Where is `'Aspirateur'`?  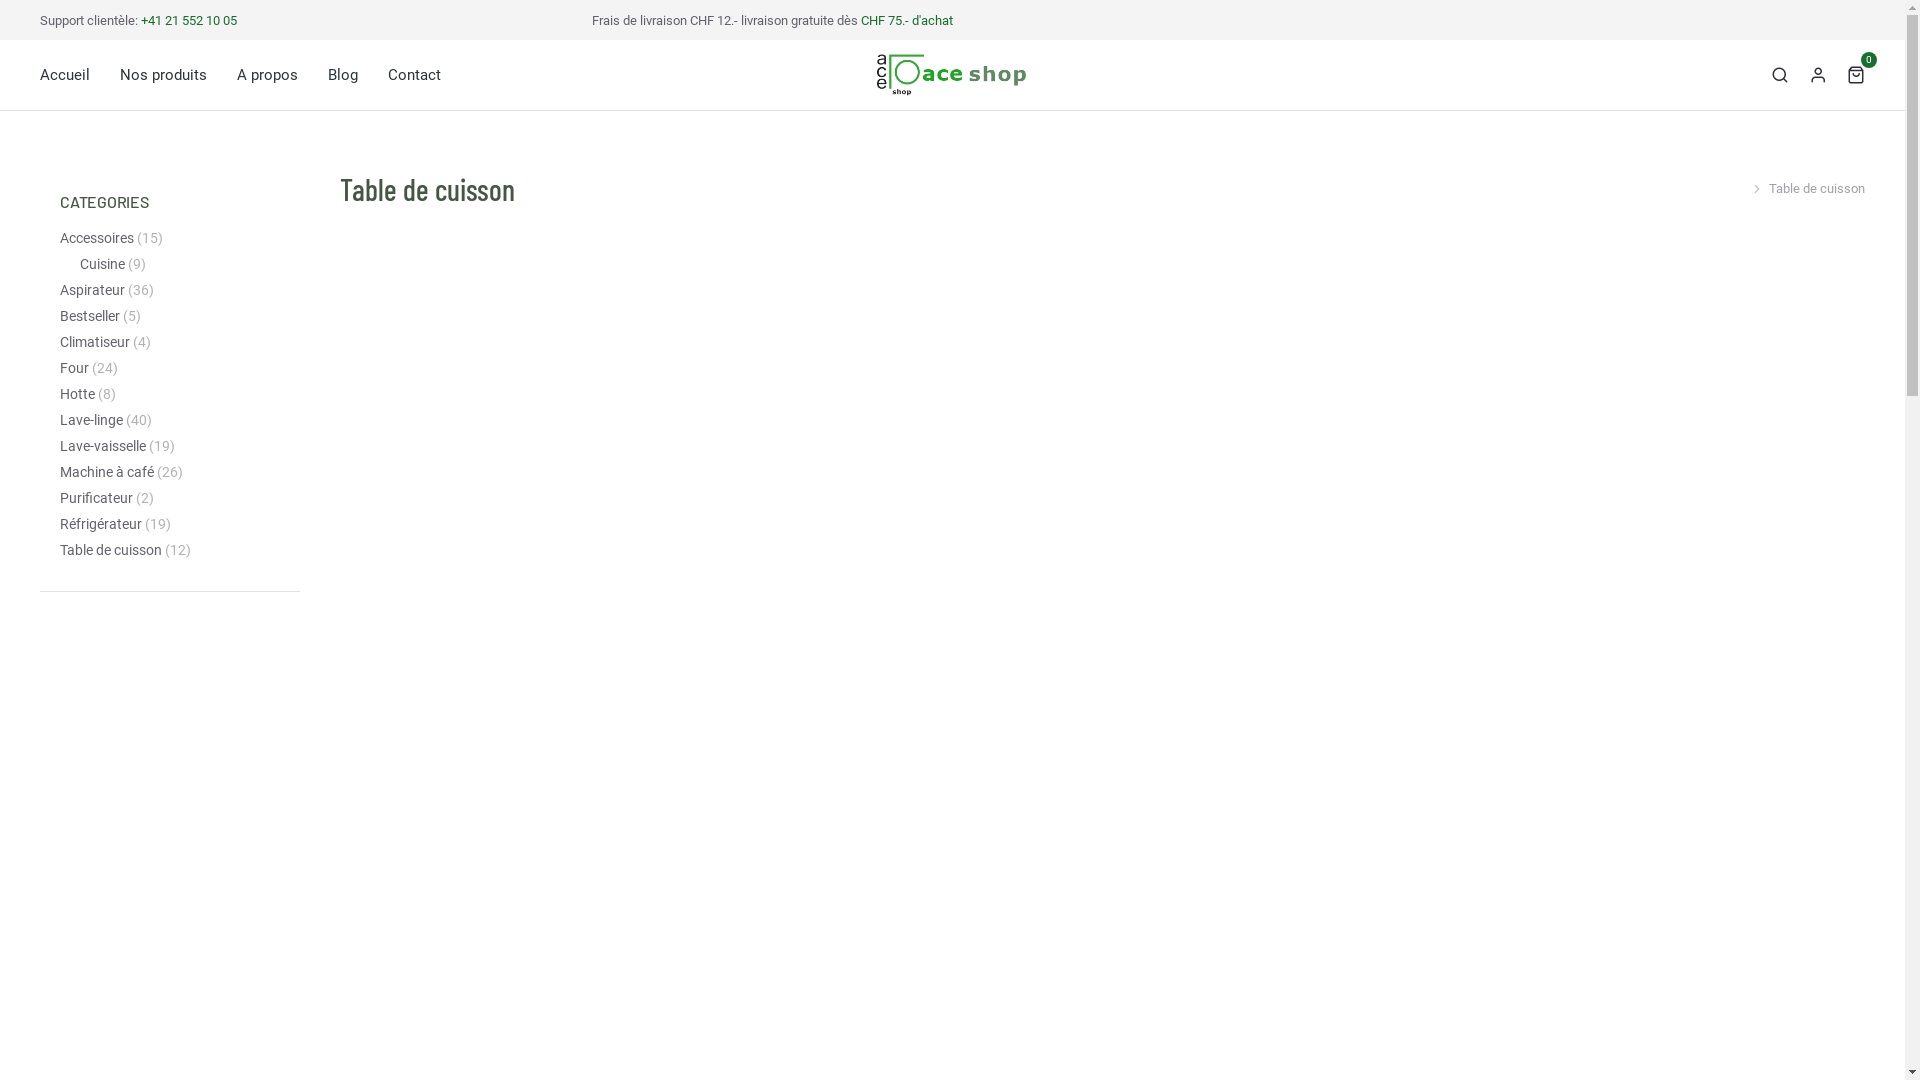
'Aspirateur' is located at coordinates (91, 290).